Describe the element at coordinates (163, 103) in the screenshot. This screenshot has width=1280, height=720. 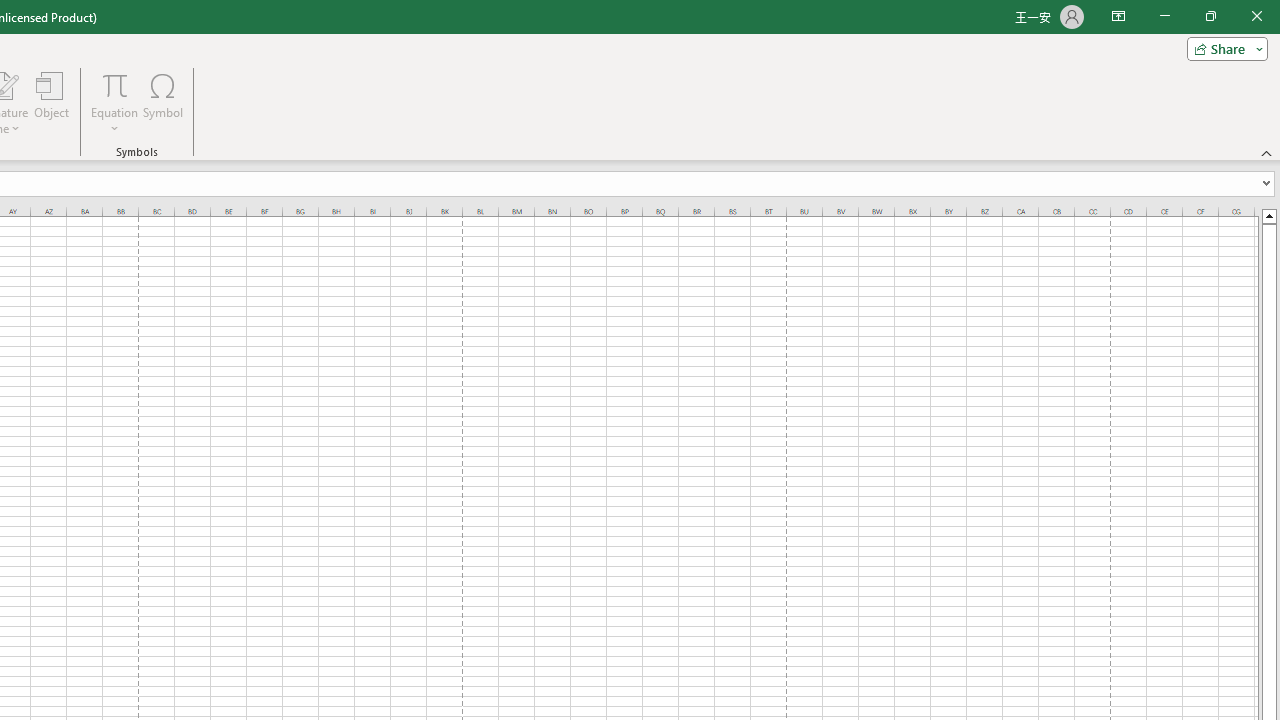
I see `'Symbol...'` at that location.